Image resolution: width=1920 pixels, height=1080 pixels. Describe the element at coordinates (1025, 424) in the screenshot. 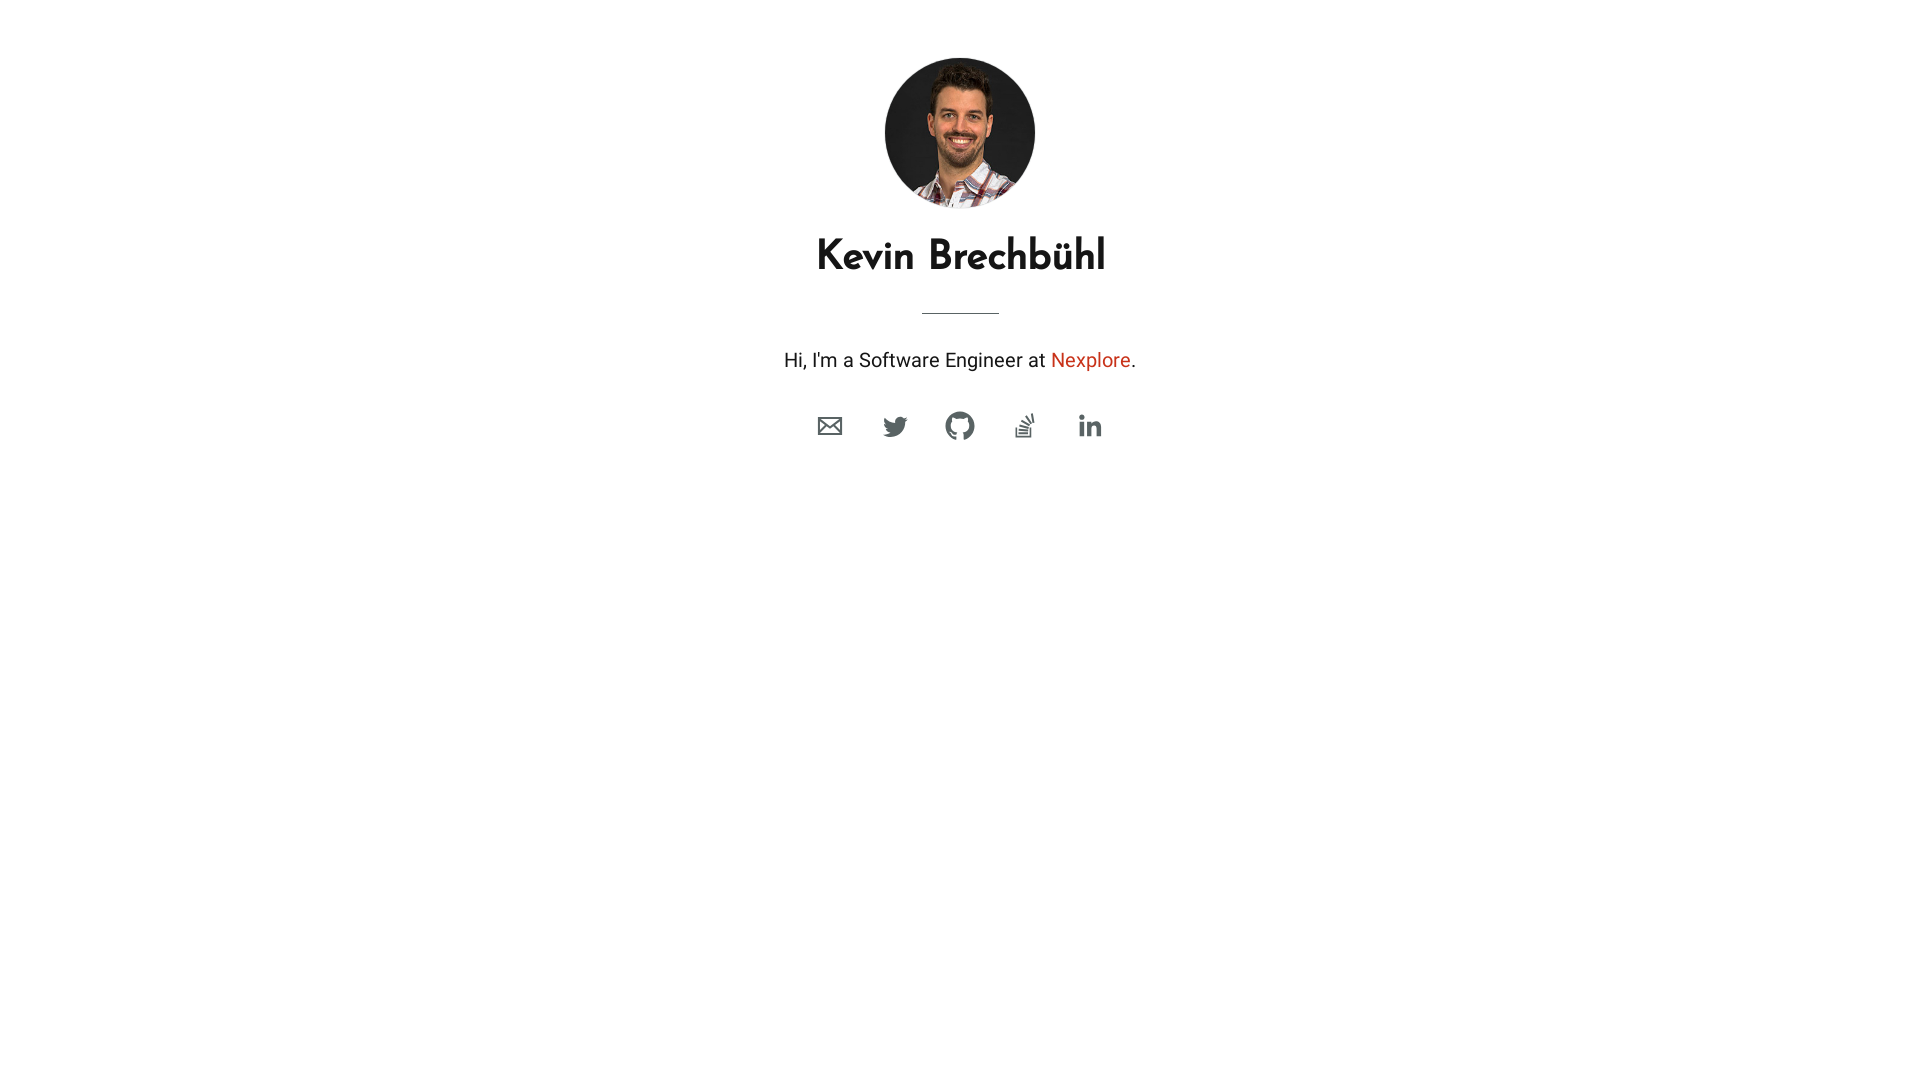

I see `'Stack Overflow'` at that location.